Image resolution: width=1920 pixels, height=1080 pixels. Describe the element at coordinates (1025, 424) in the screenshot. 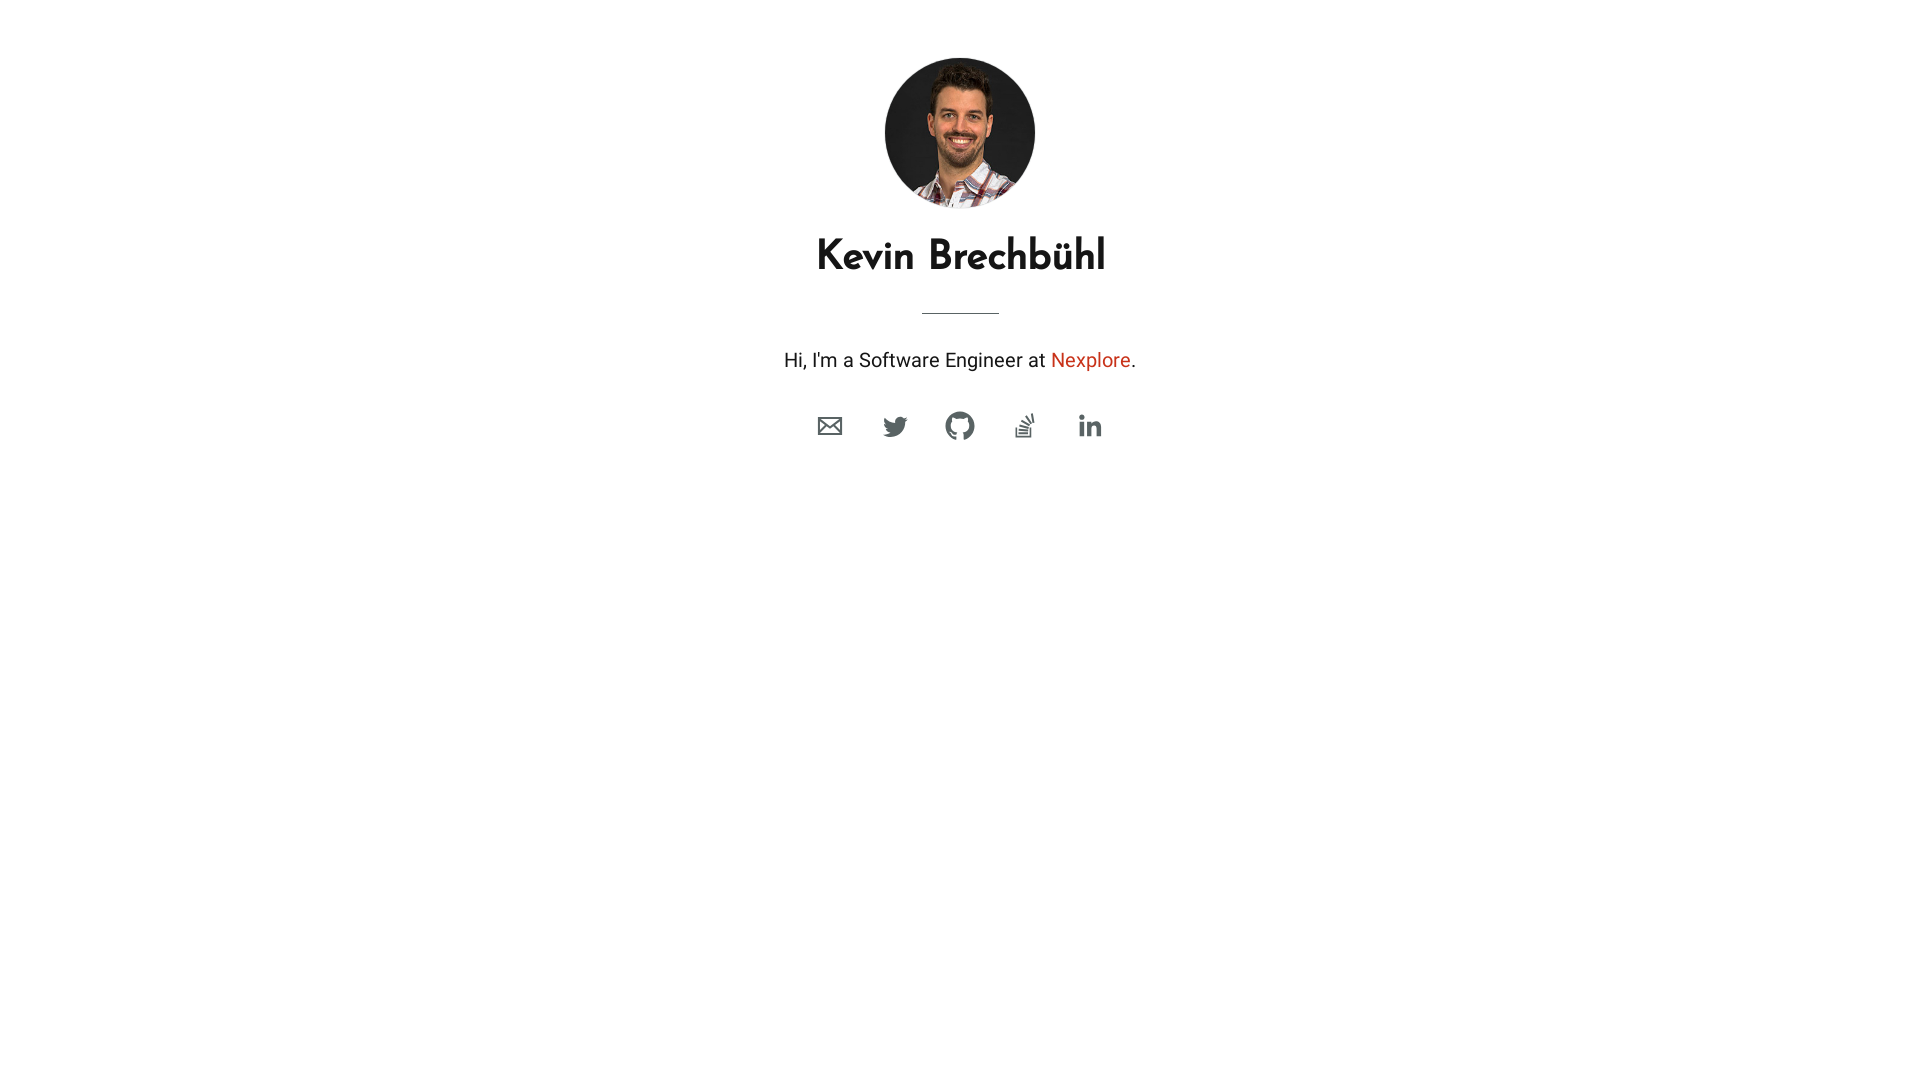

I see `'Stack Overflow'` at that location.